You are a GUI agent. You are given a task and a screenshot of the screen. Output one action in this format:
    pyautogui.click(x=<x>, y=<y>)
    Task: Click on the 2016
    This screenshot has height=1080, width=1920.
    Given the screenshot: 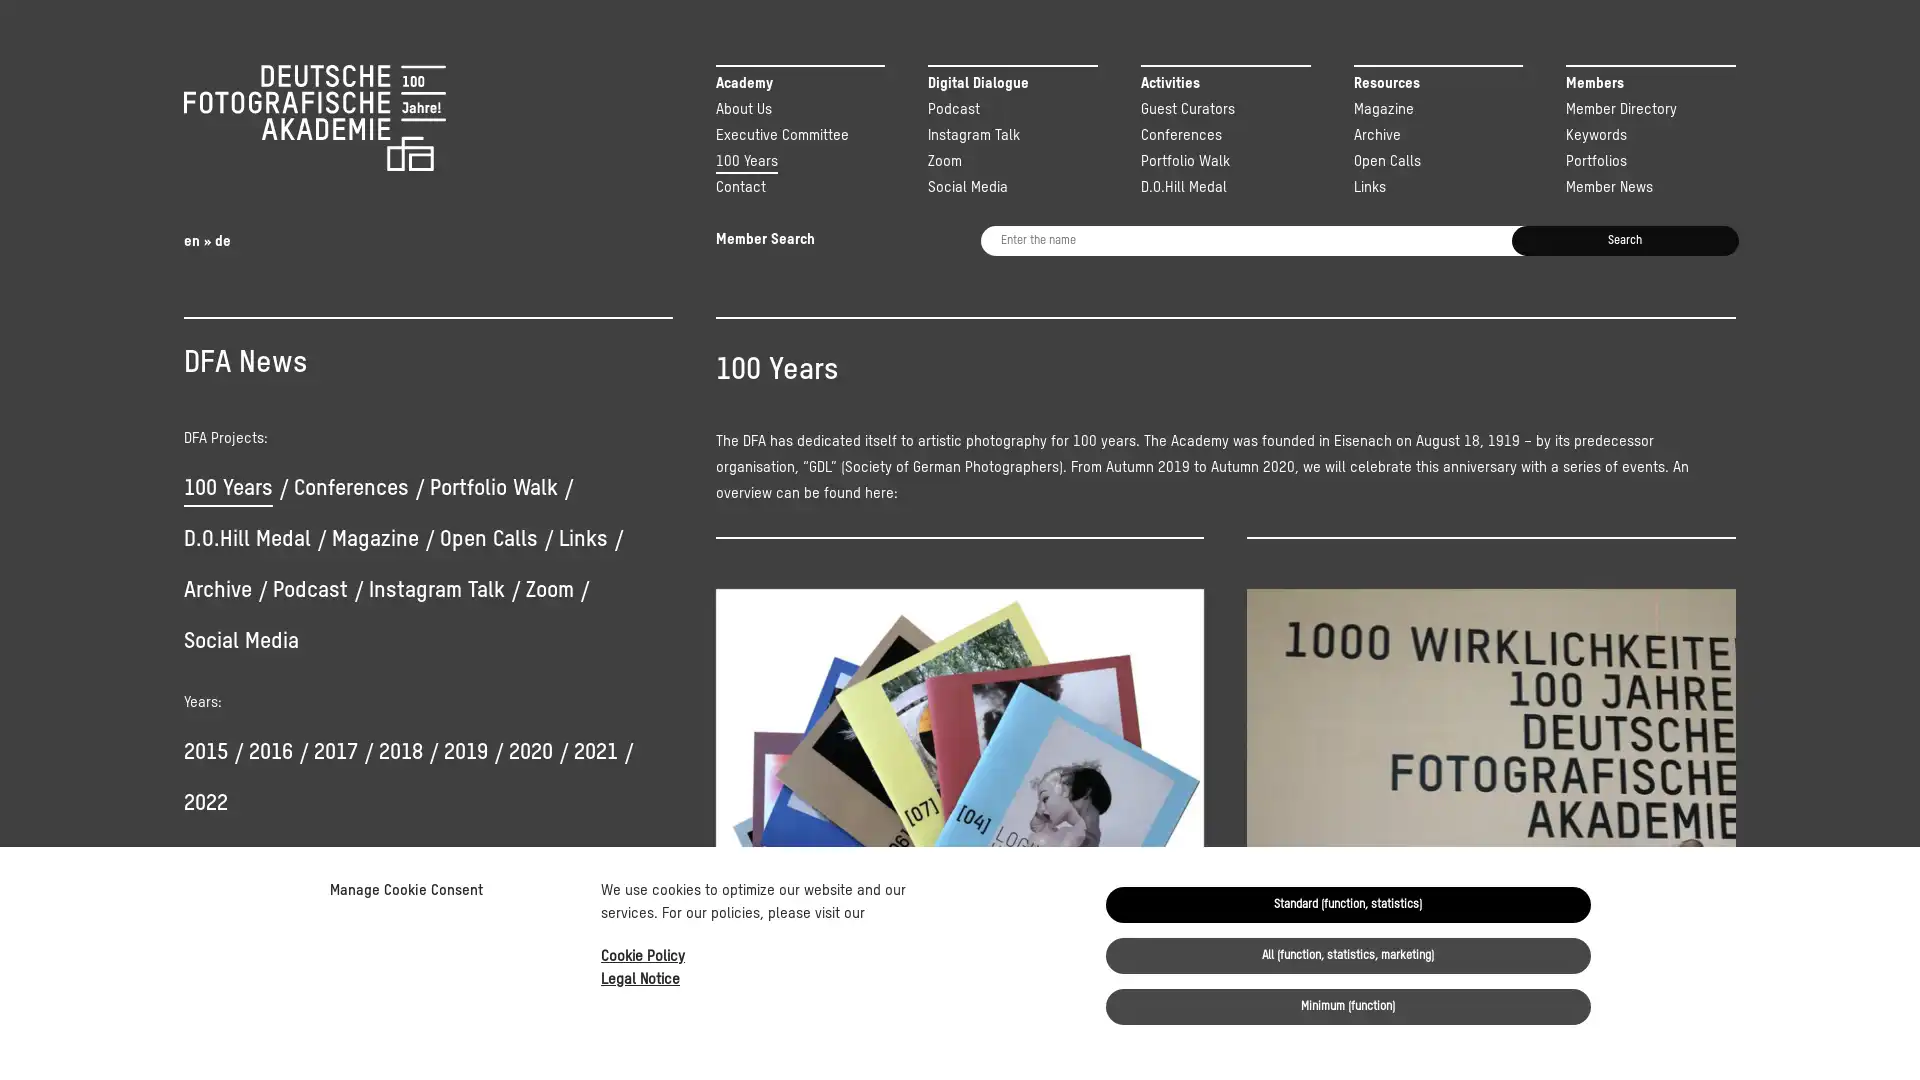 What is the action you would take?
    pyautogui.click(x=269, y=752)
    